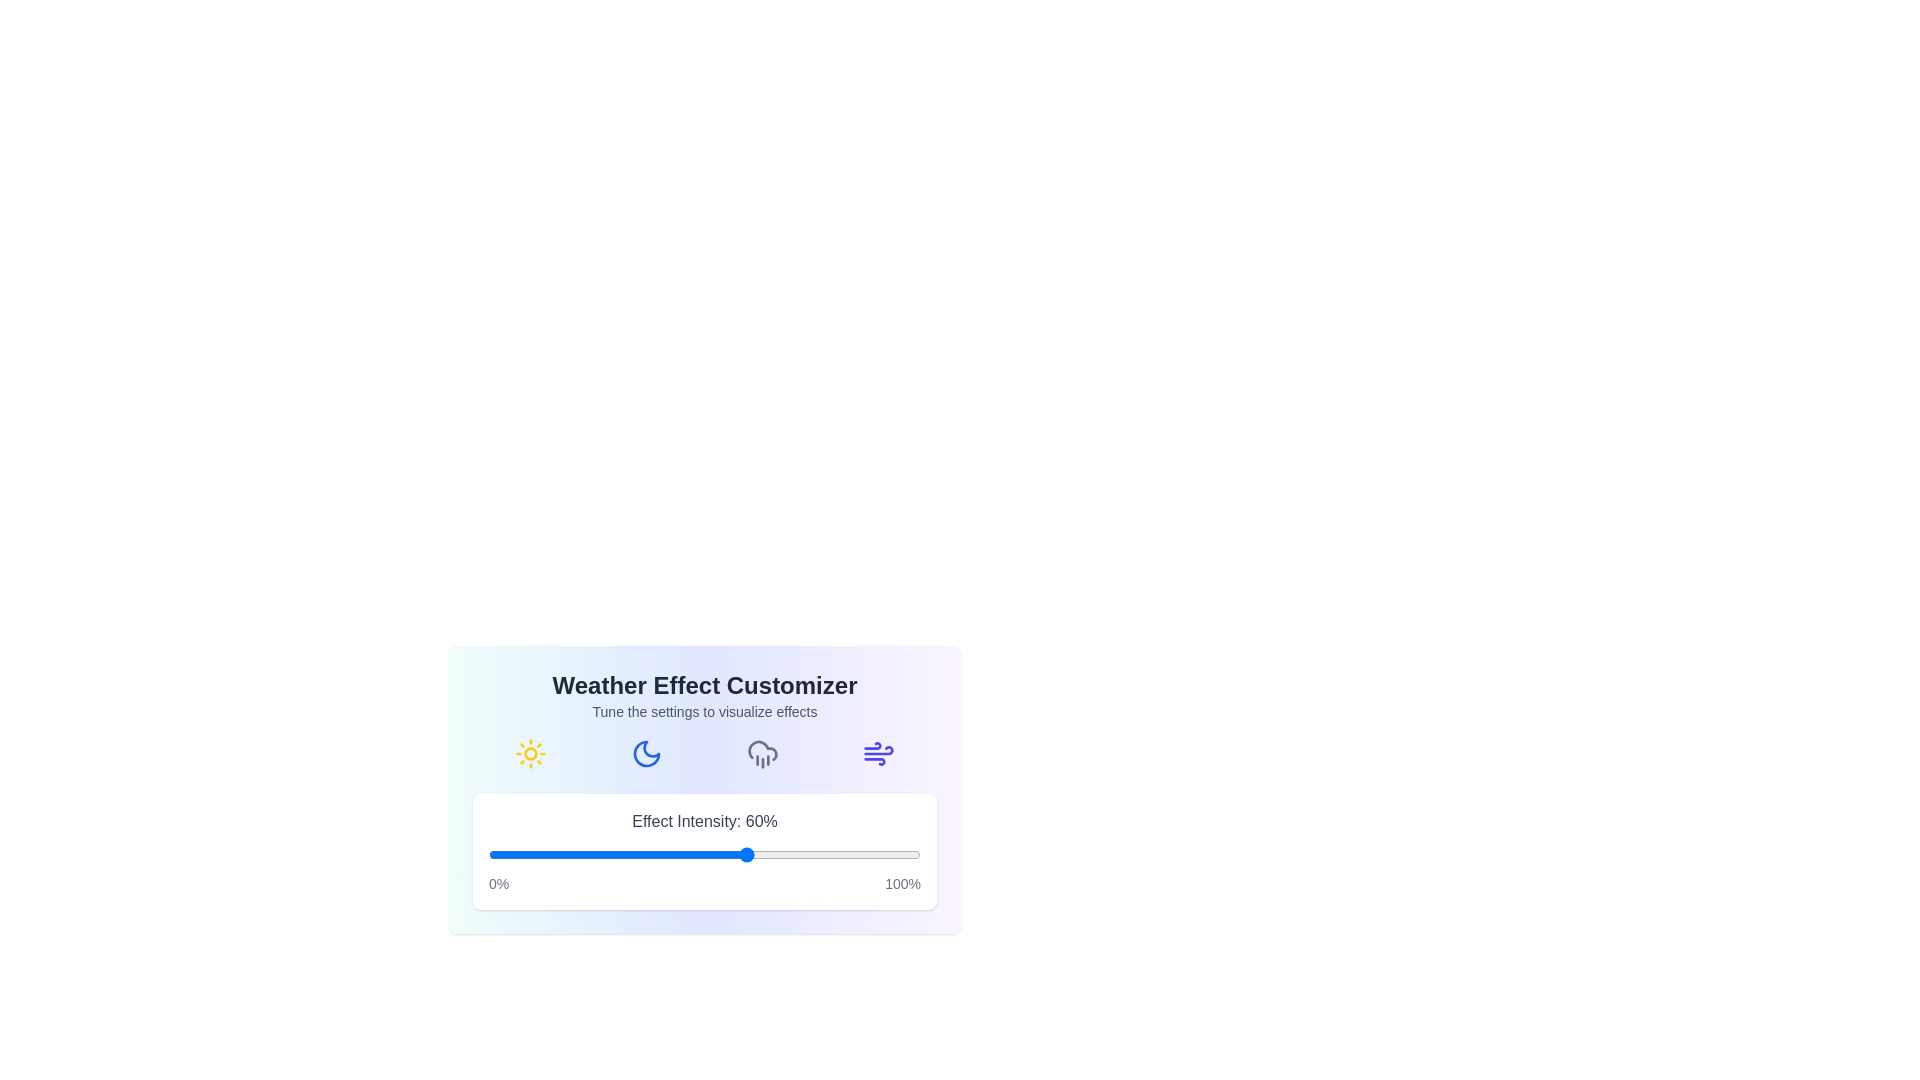 The width and height of the screenshot is (1920, 1080). What do you see at coordinates (790, 855) in the screenshot?
I see `the effect intensity` at bounding box center [790, 855].